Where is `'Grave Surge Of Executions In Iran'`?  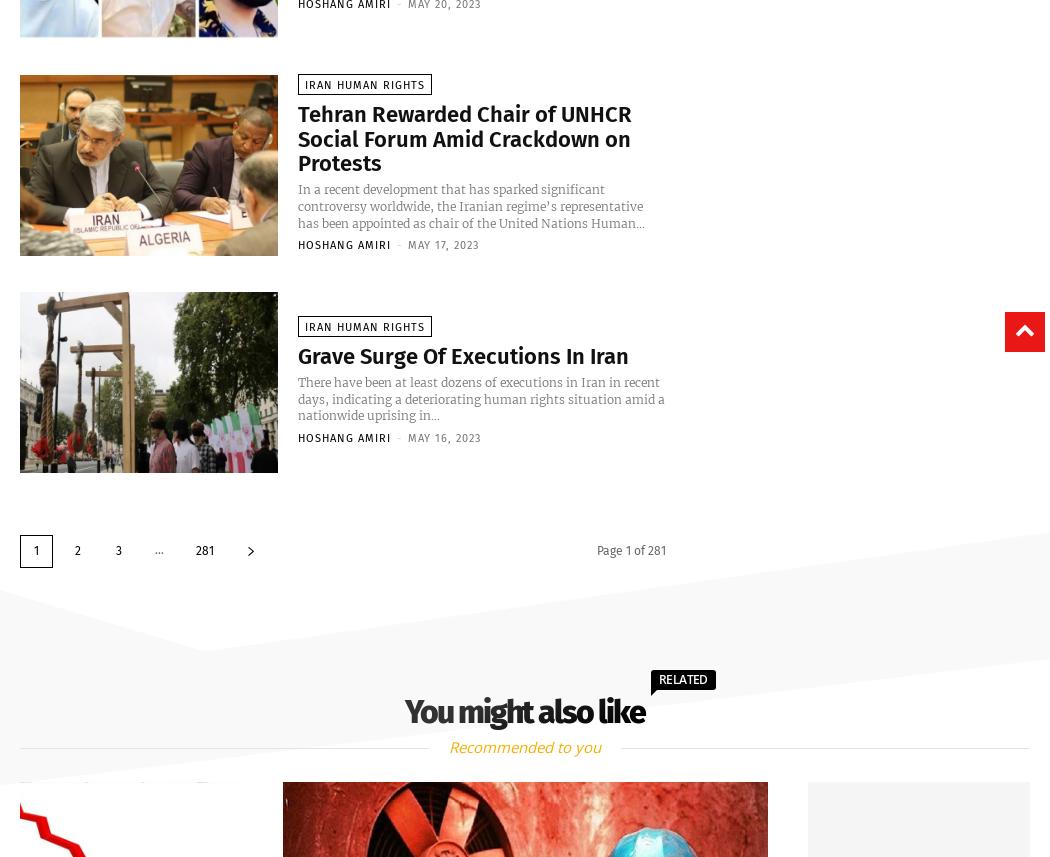
'Grave Surge Of Executions In Iran' is located at coordinates (296, 357).